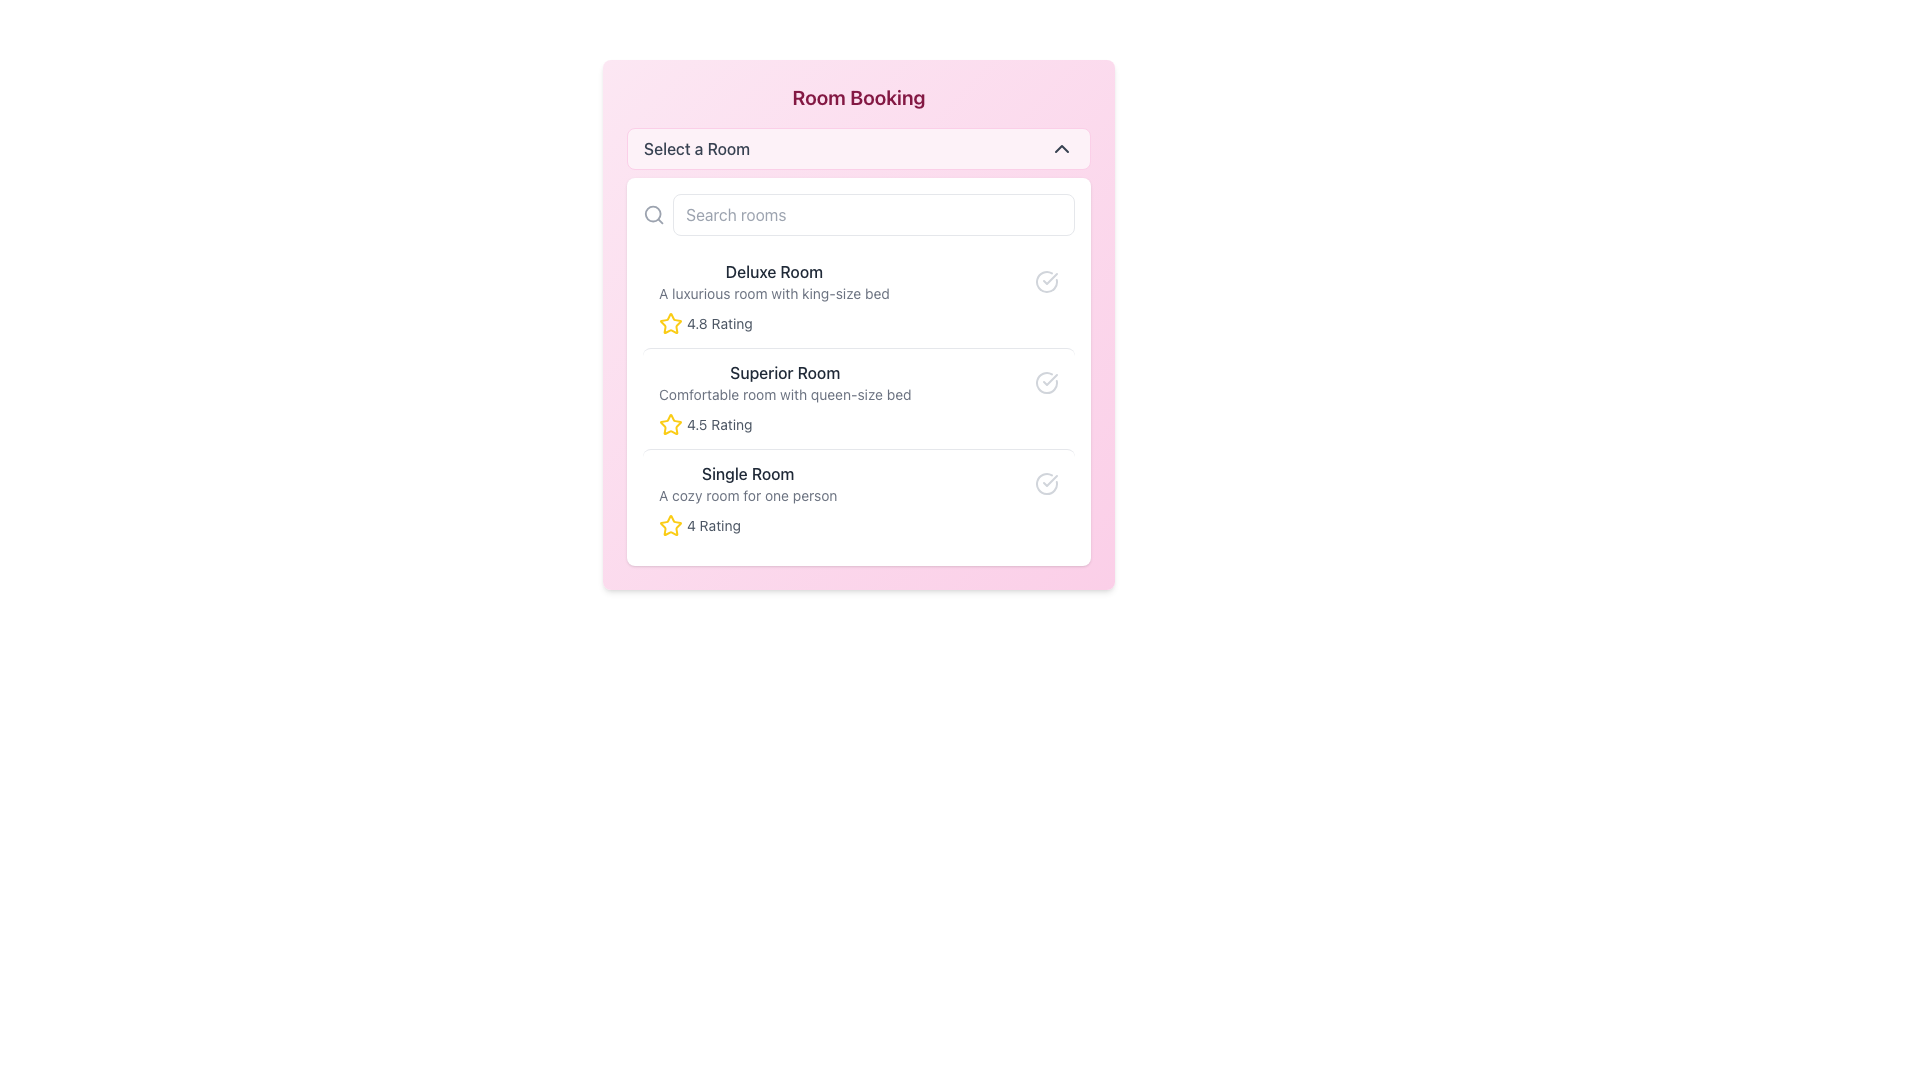 This screenshot has height=1080, width=1920. I want to click on the Text heading that serves as the title for room booking content, located at the top of a large pink card structure, so click(859, 97).